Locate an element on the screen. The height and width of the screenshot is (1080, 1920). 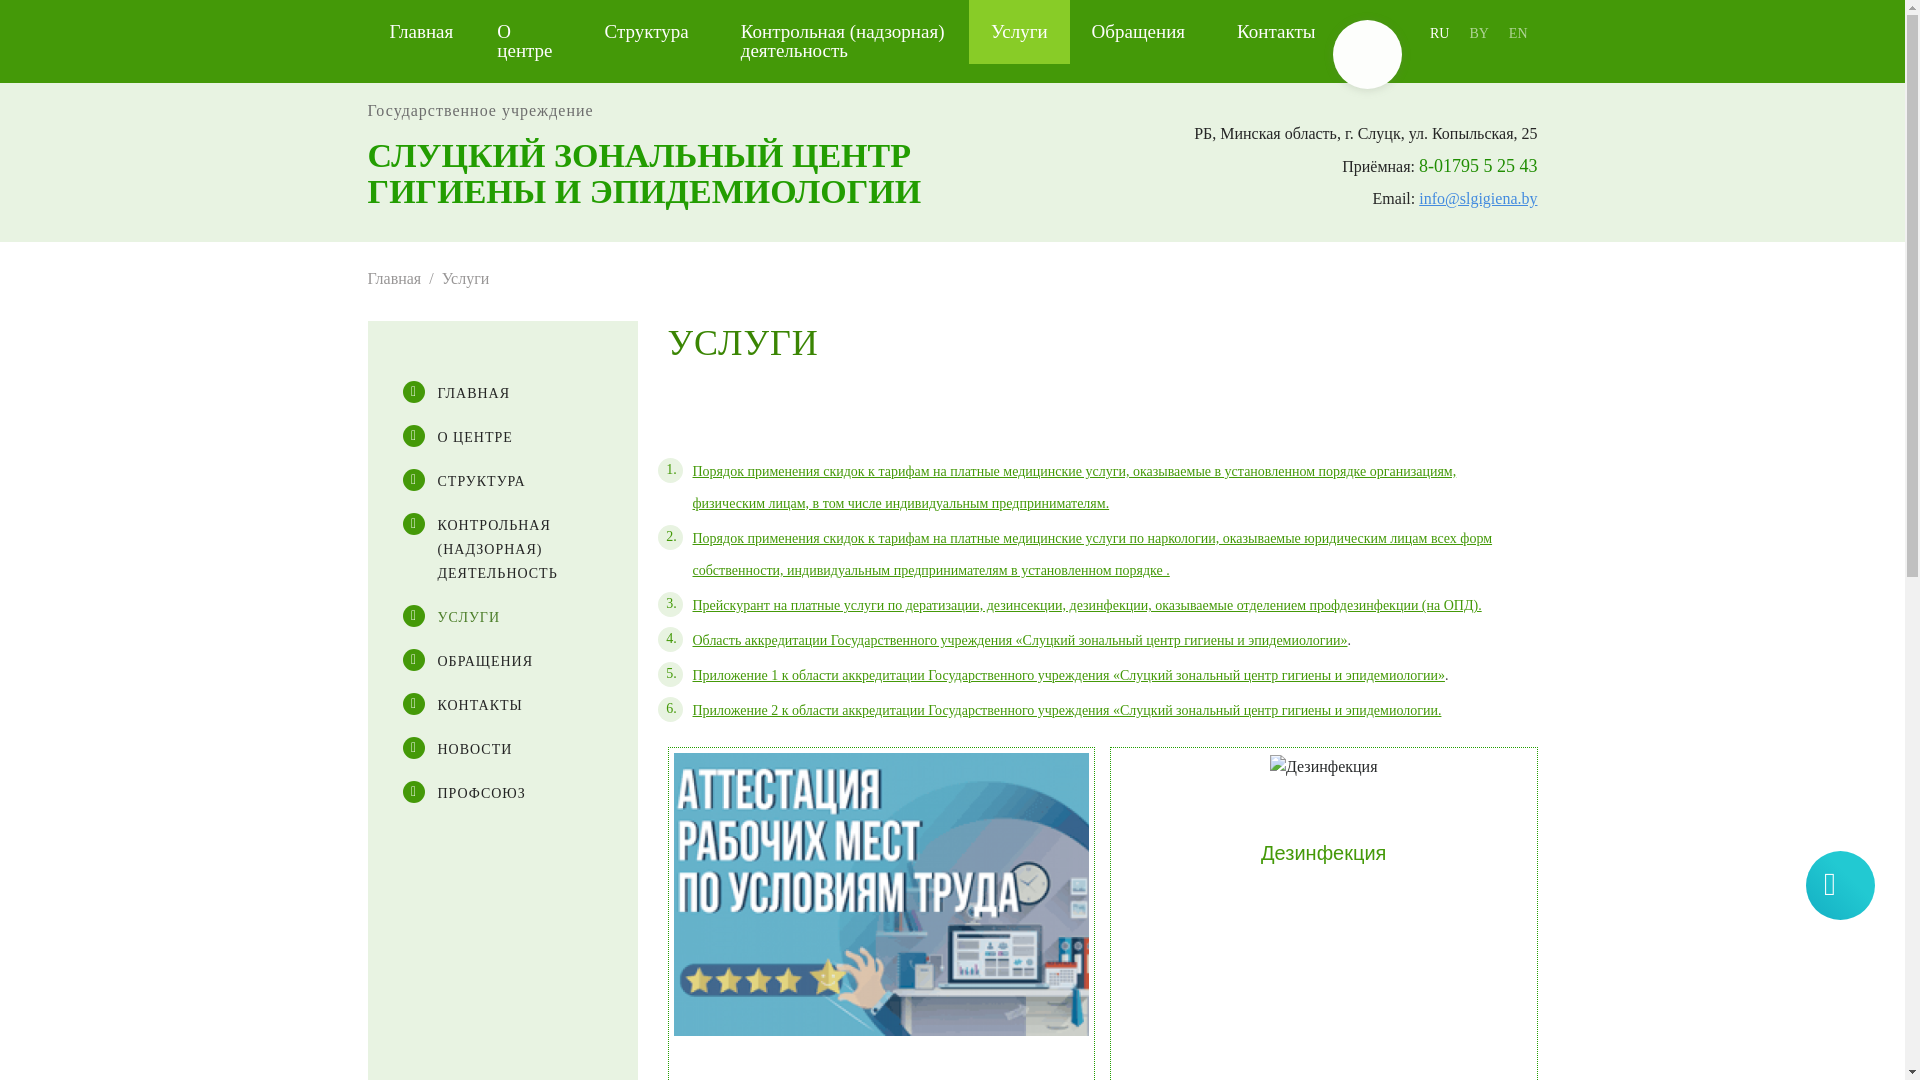
'info@slgigiena.by' is located at coordinates (1418, 198).